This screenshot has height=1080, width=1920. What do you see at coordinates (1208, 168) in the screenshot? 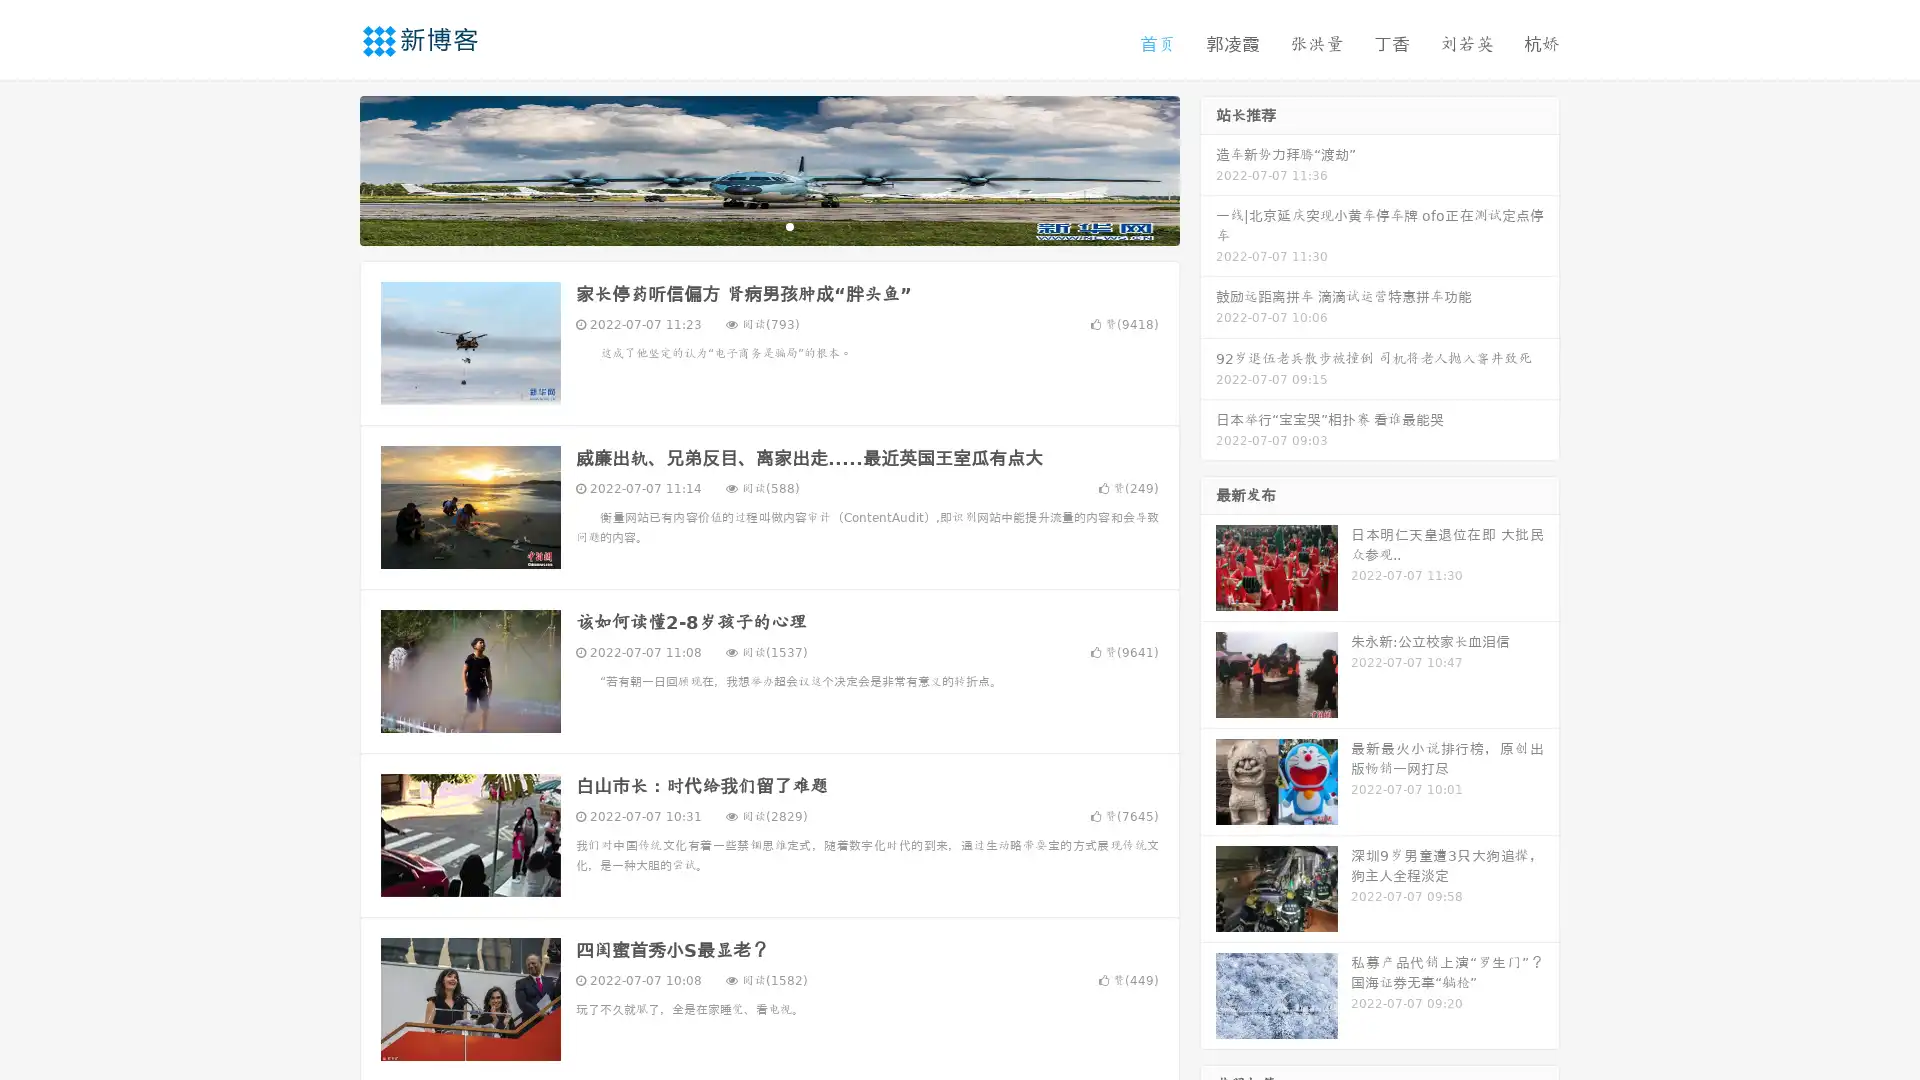
I see `Next slide` at bounding box center [1208, 168].